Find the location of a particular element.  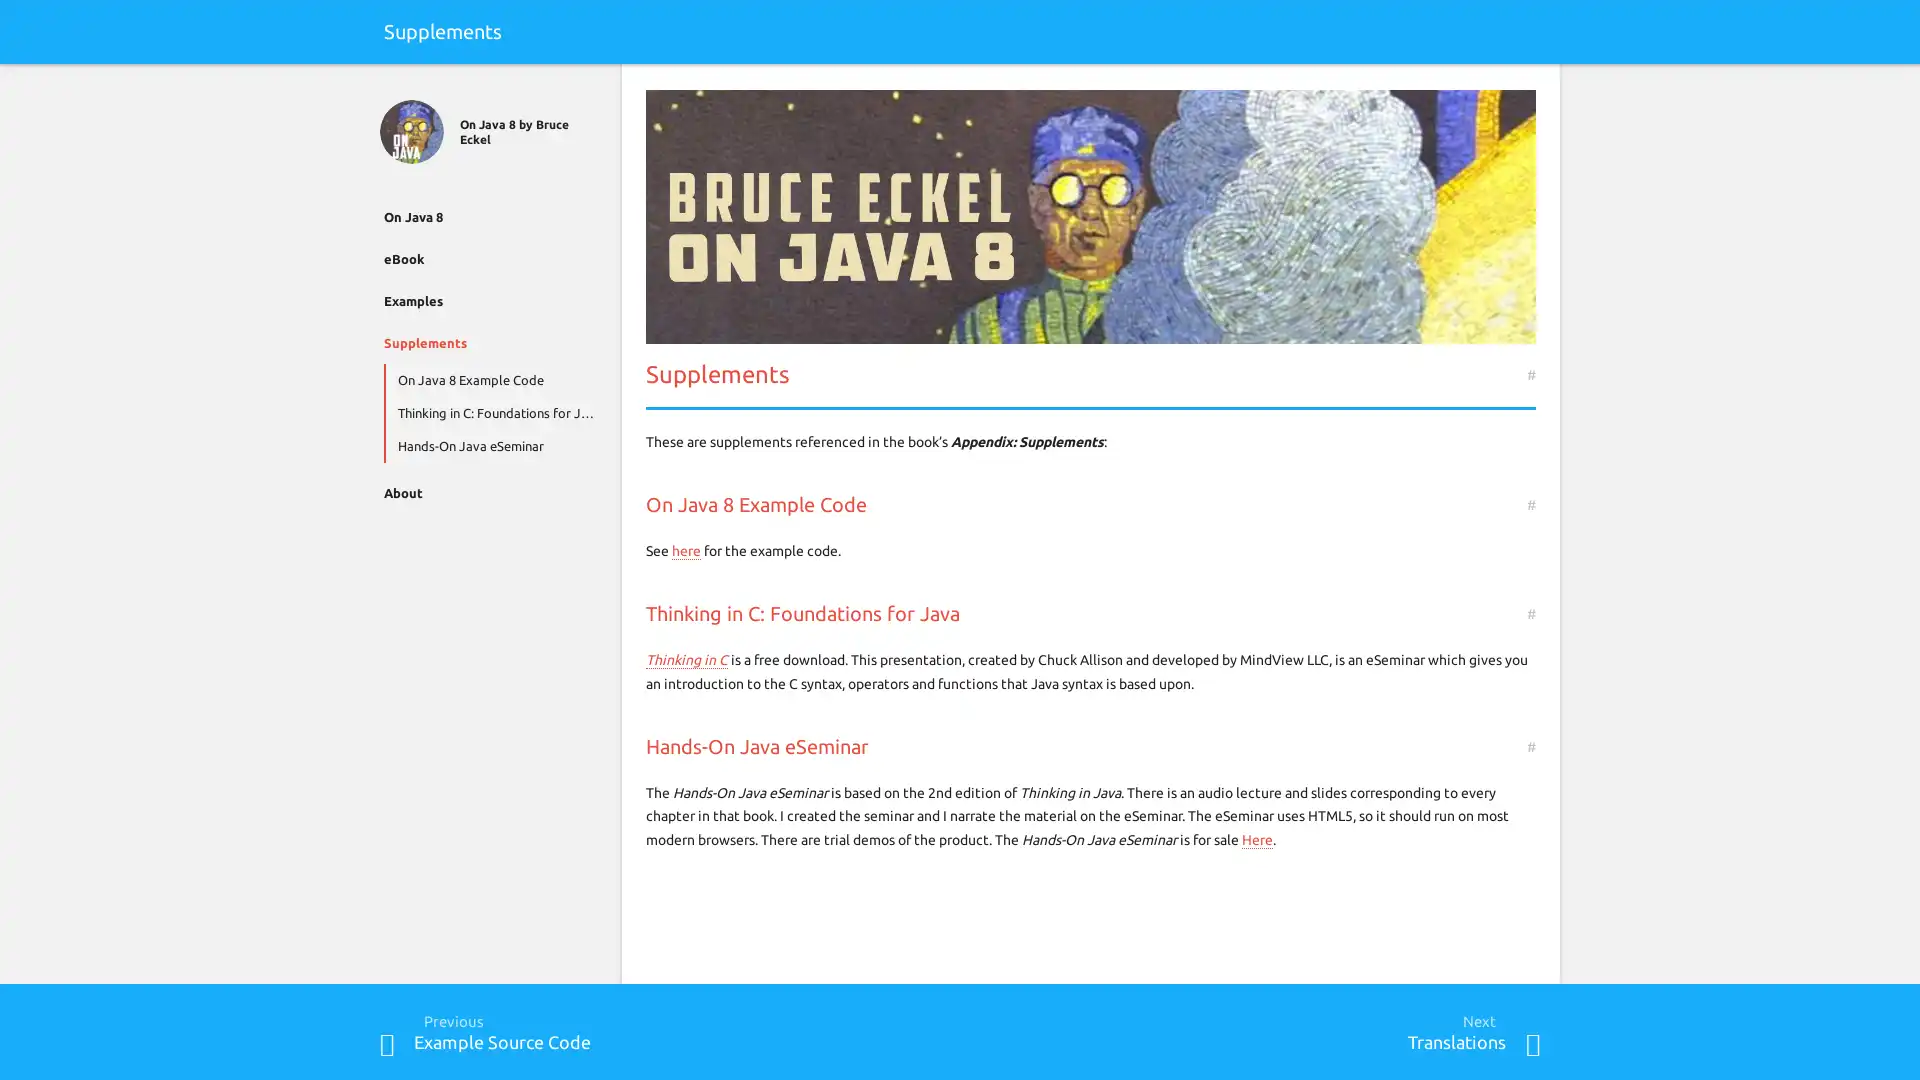

Search is located at coordinates (1531, 87).